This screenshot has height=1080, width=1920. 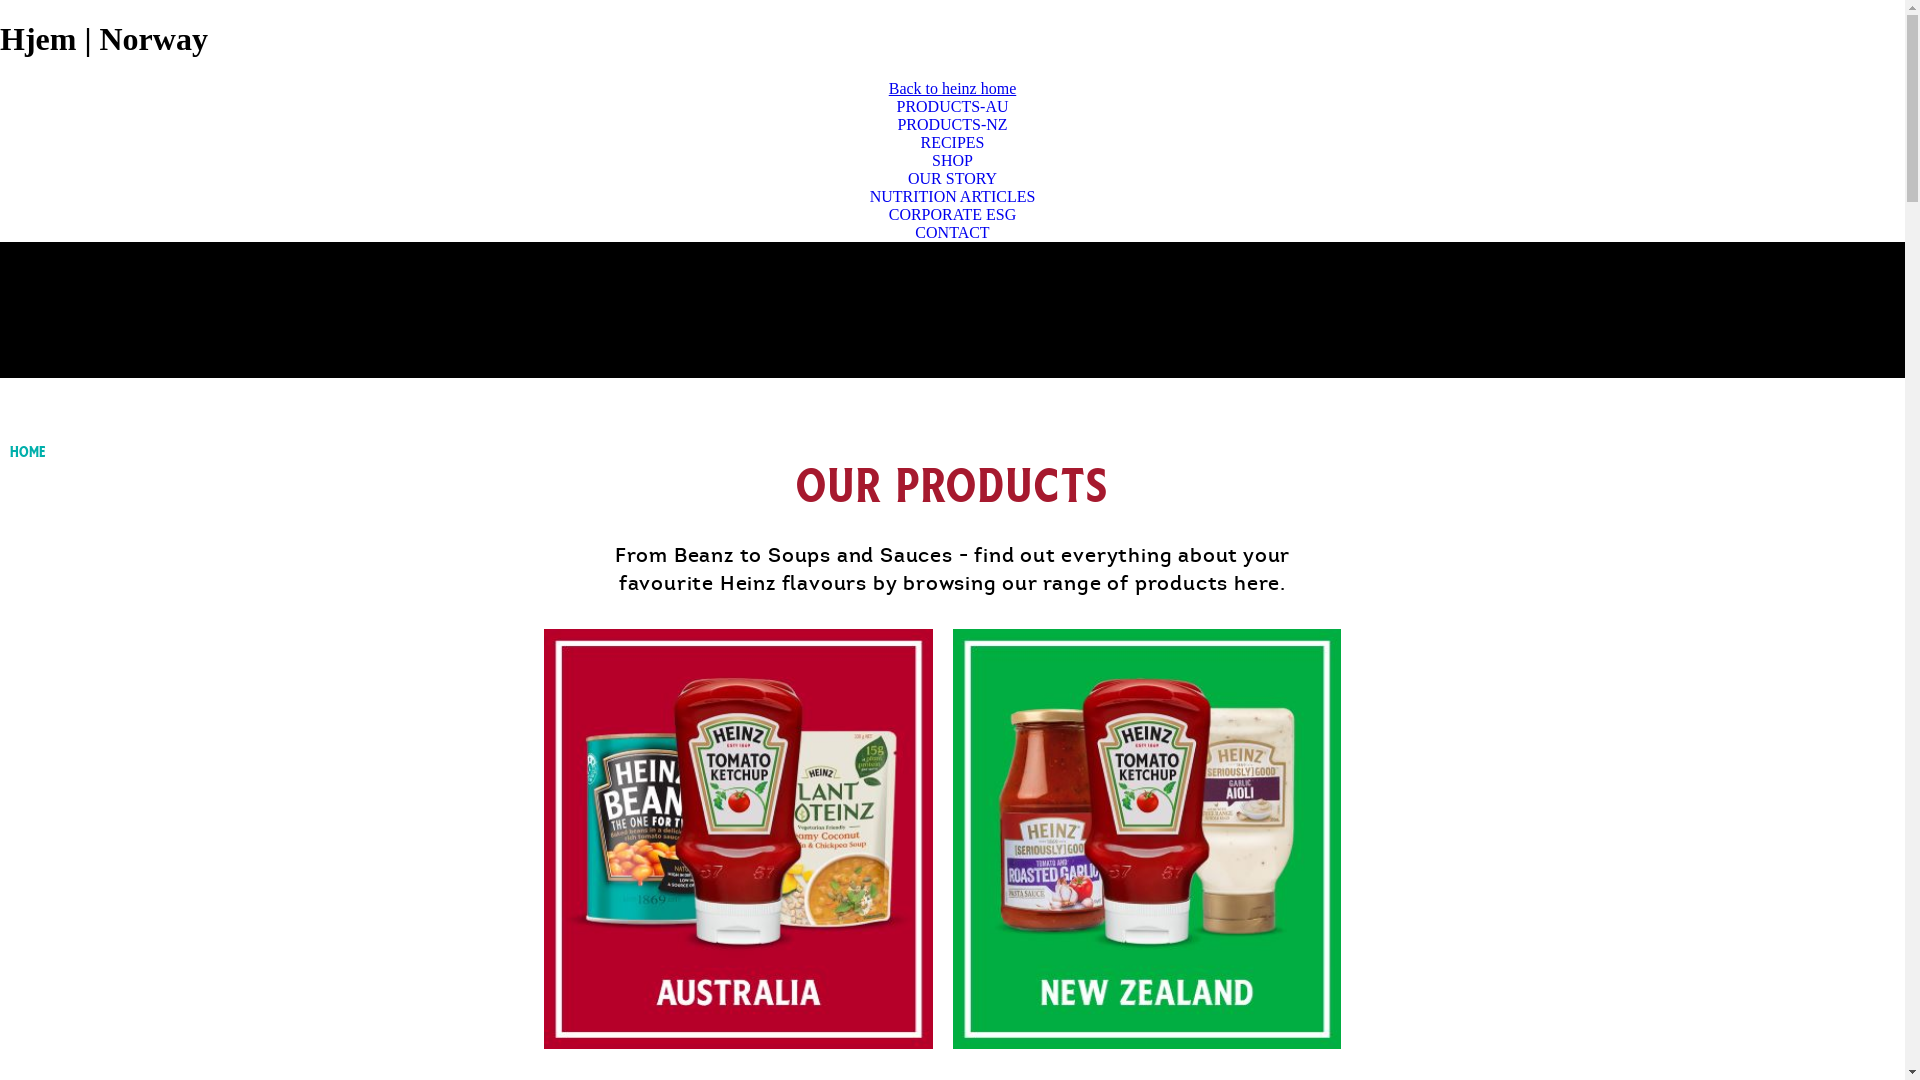 I want to click on 'Back to heinz home', so click(x=887, y=87).